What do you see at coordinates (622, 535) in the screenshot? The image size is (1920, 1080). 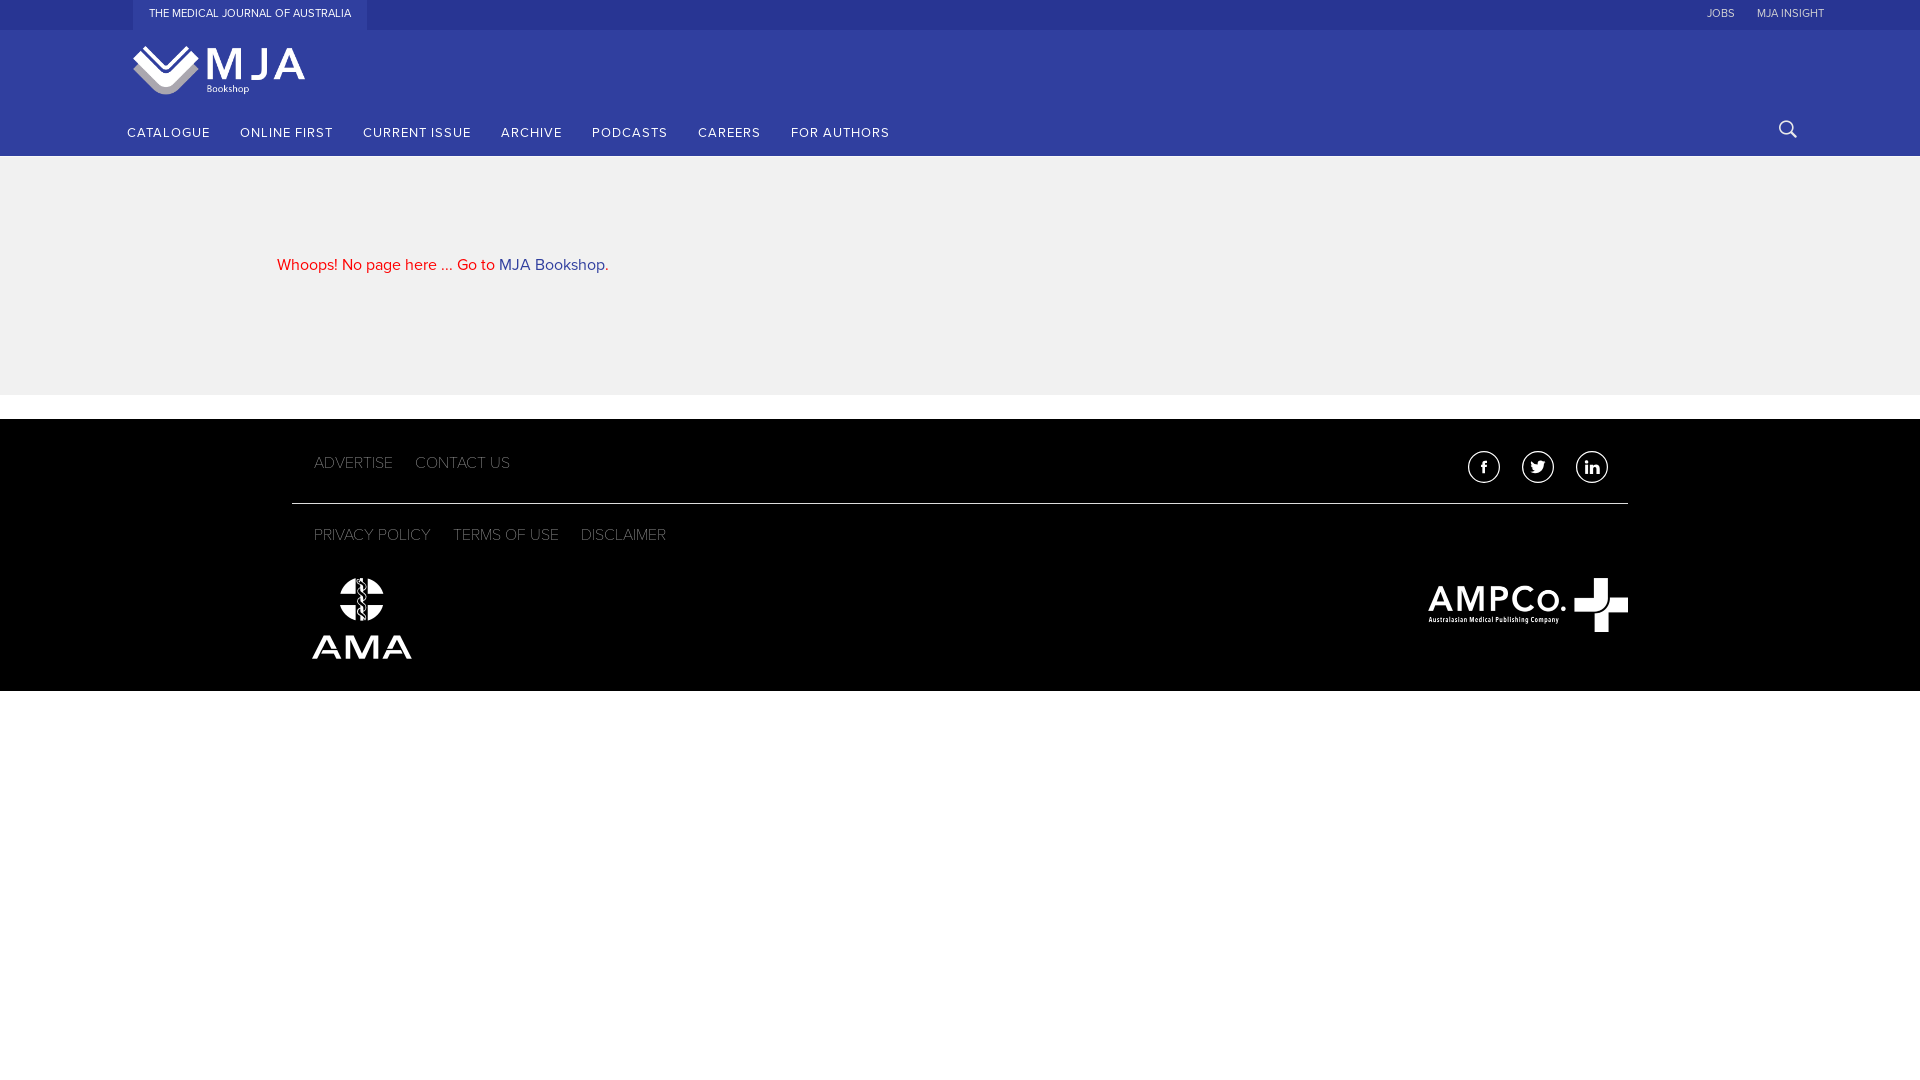 I see `'DISCLAIMER'` at bounding box center [622, 535].